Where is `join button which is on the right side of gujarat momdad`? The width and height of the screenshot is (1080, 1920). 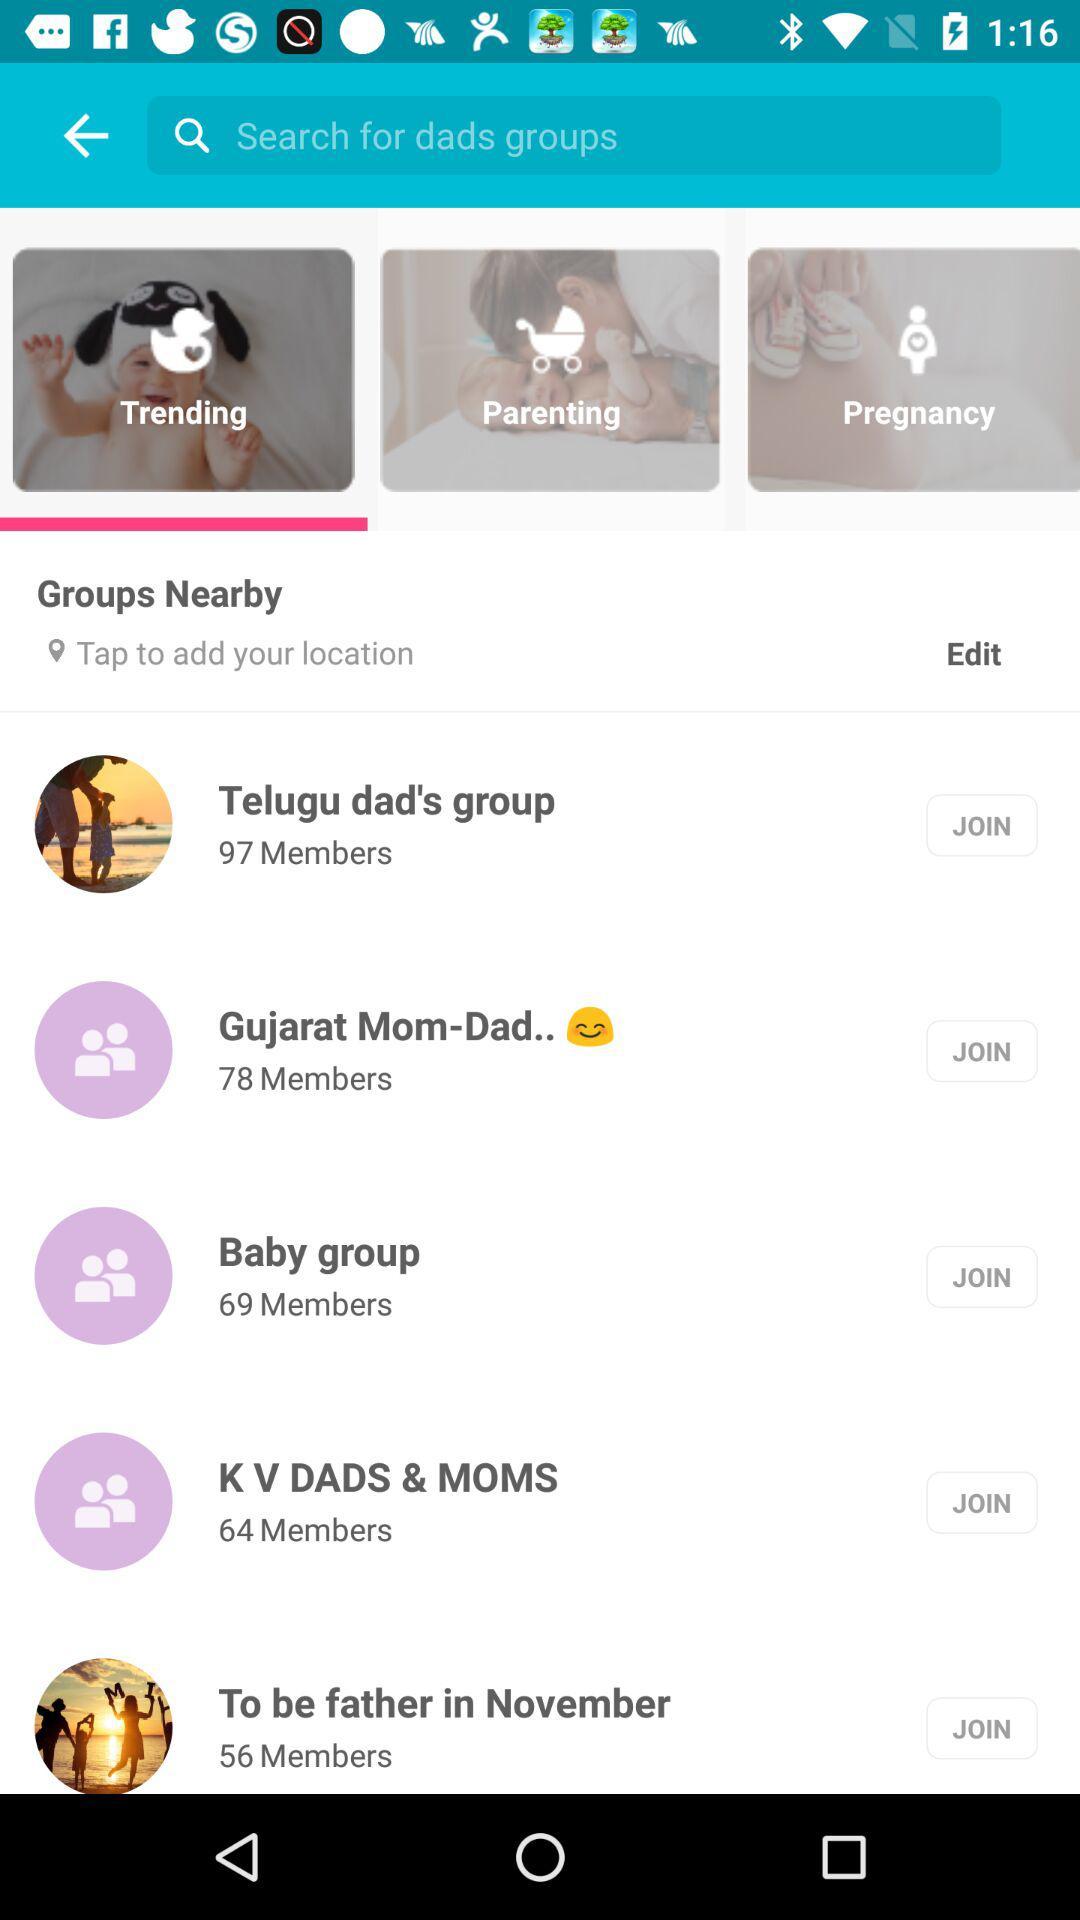
join button which is on the right side of gujarat momdad is located at coordinates (981, 1050).